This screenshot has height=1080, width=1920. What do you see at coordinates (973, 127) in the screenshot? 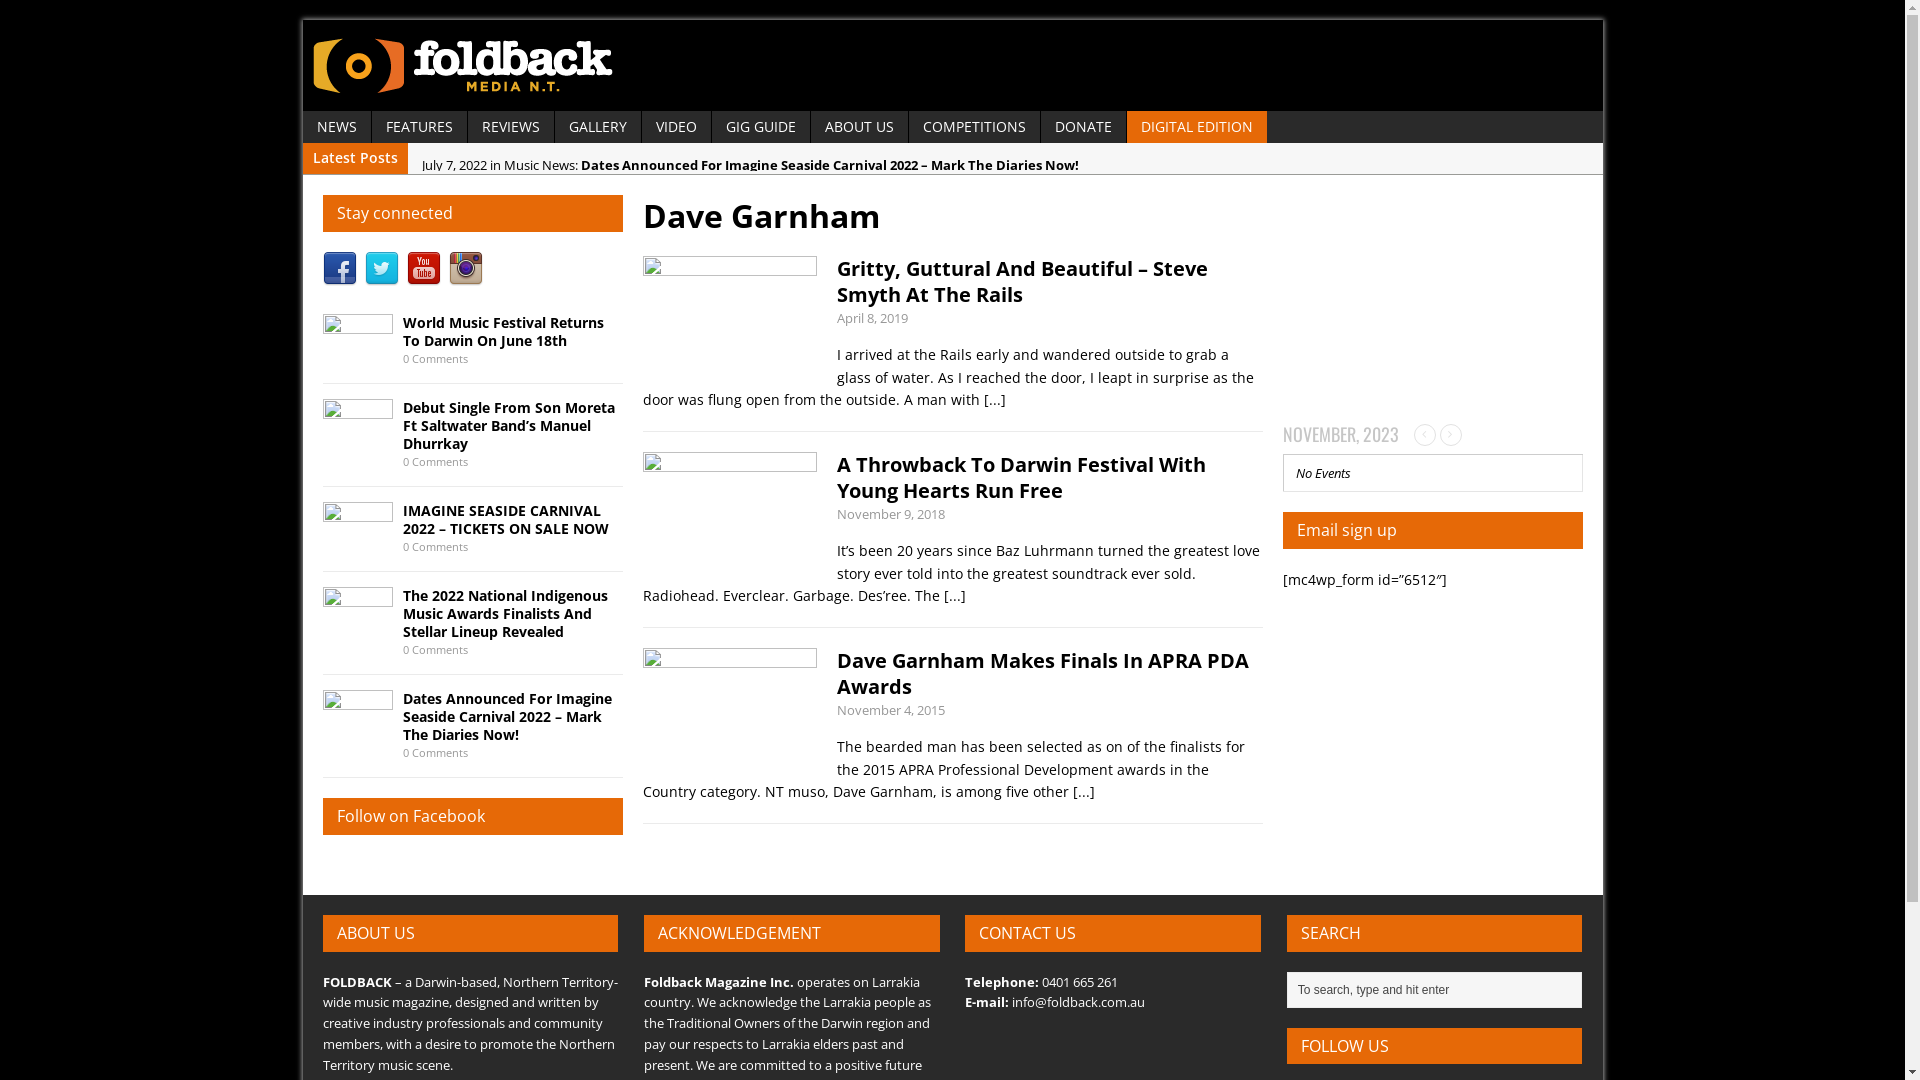
I see `'COMPETITIONS'` at bounding box center [973, 127].